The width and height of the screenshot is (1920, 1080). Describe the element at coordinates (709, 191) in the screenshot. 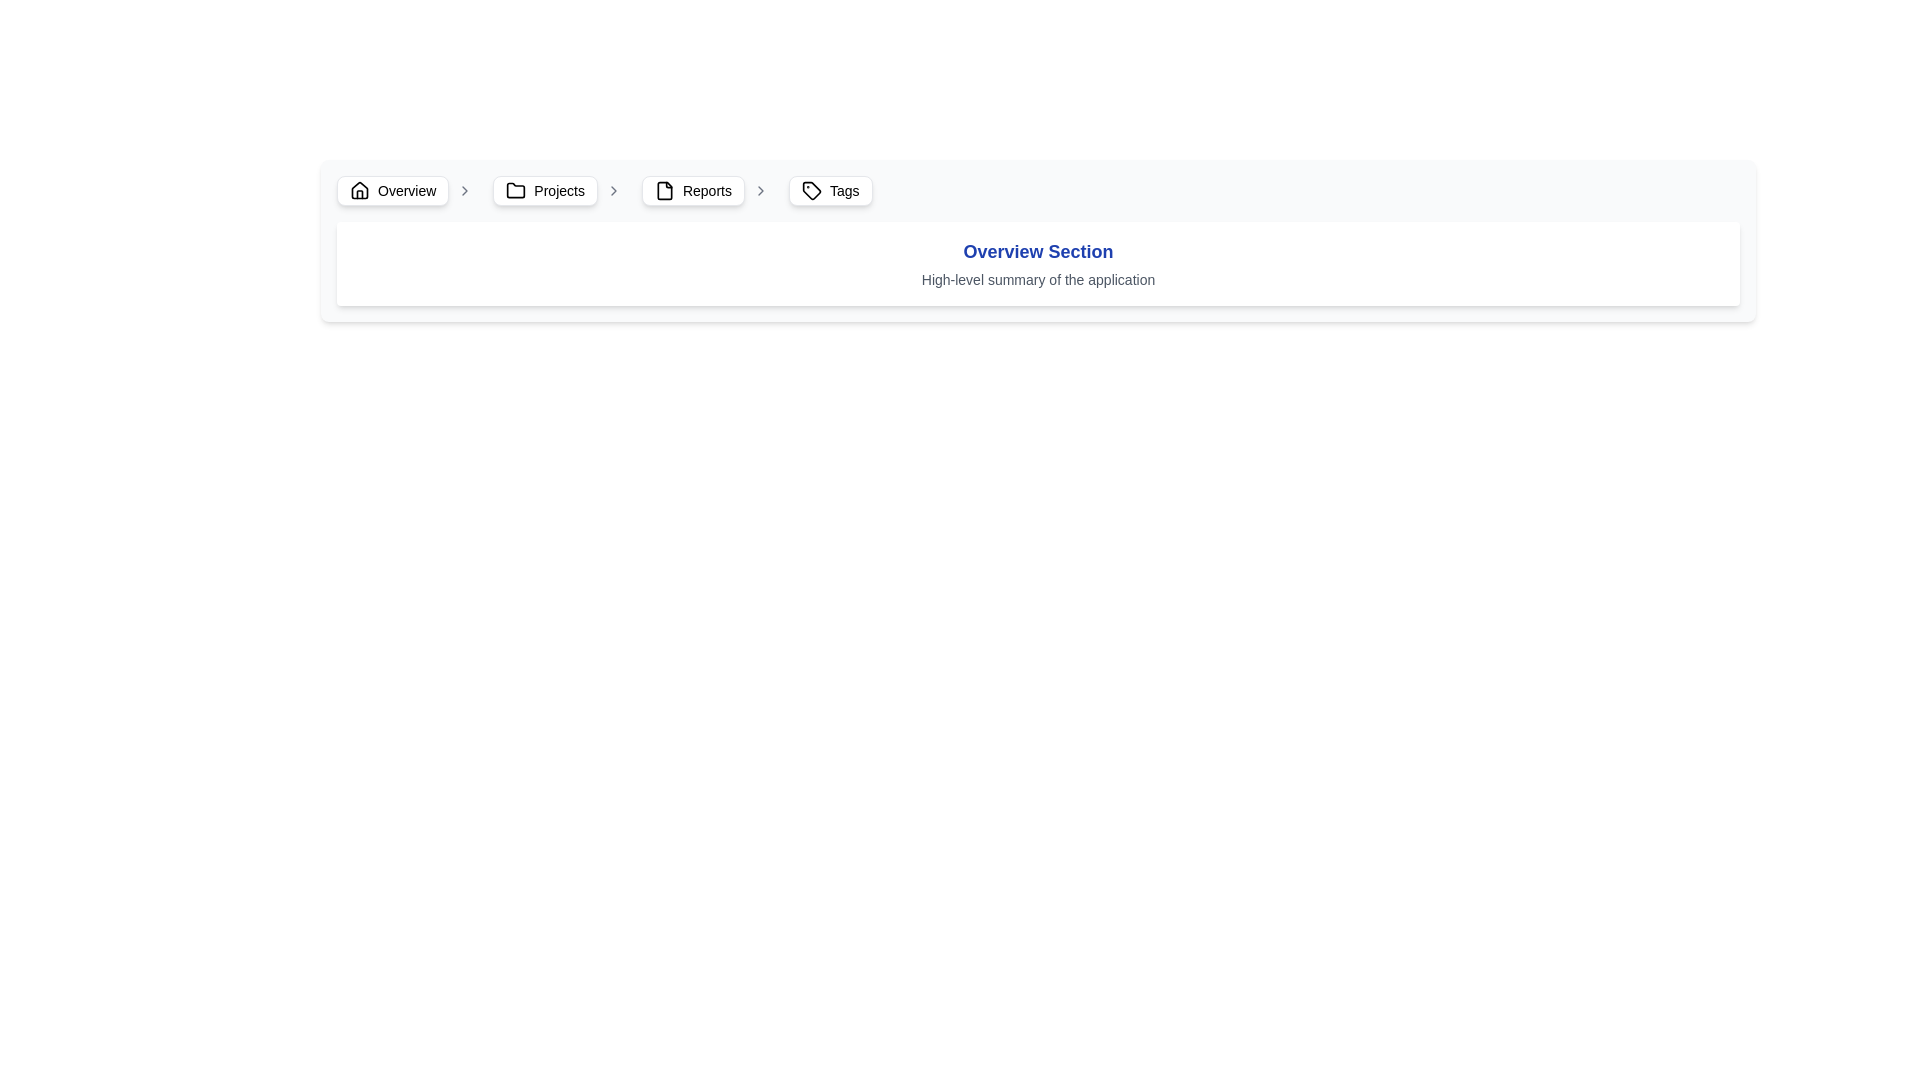

I see `the breadcrumb navigation item labeled 'Reports'` at that location.